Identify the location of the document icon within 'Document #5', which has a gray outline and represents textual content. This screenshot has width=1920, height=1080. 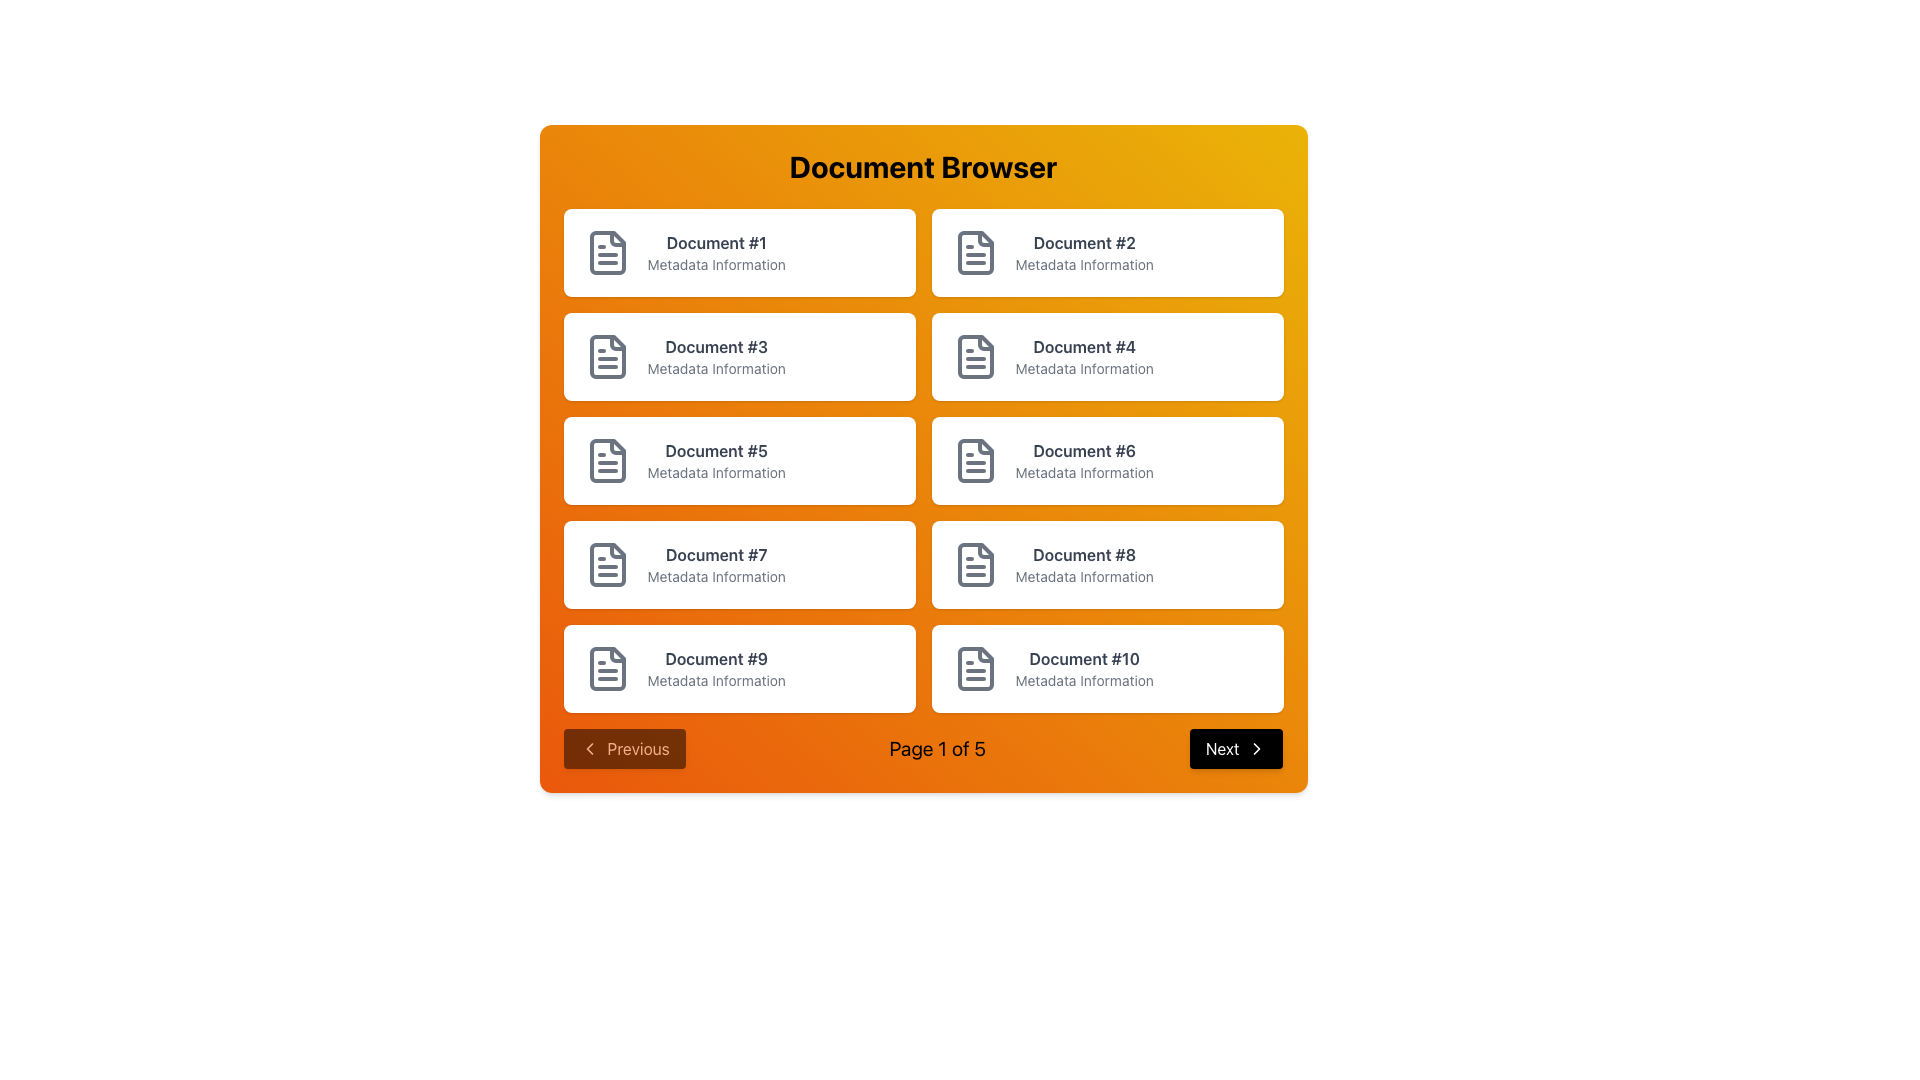
(606, 461).